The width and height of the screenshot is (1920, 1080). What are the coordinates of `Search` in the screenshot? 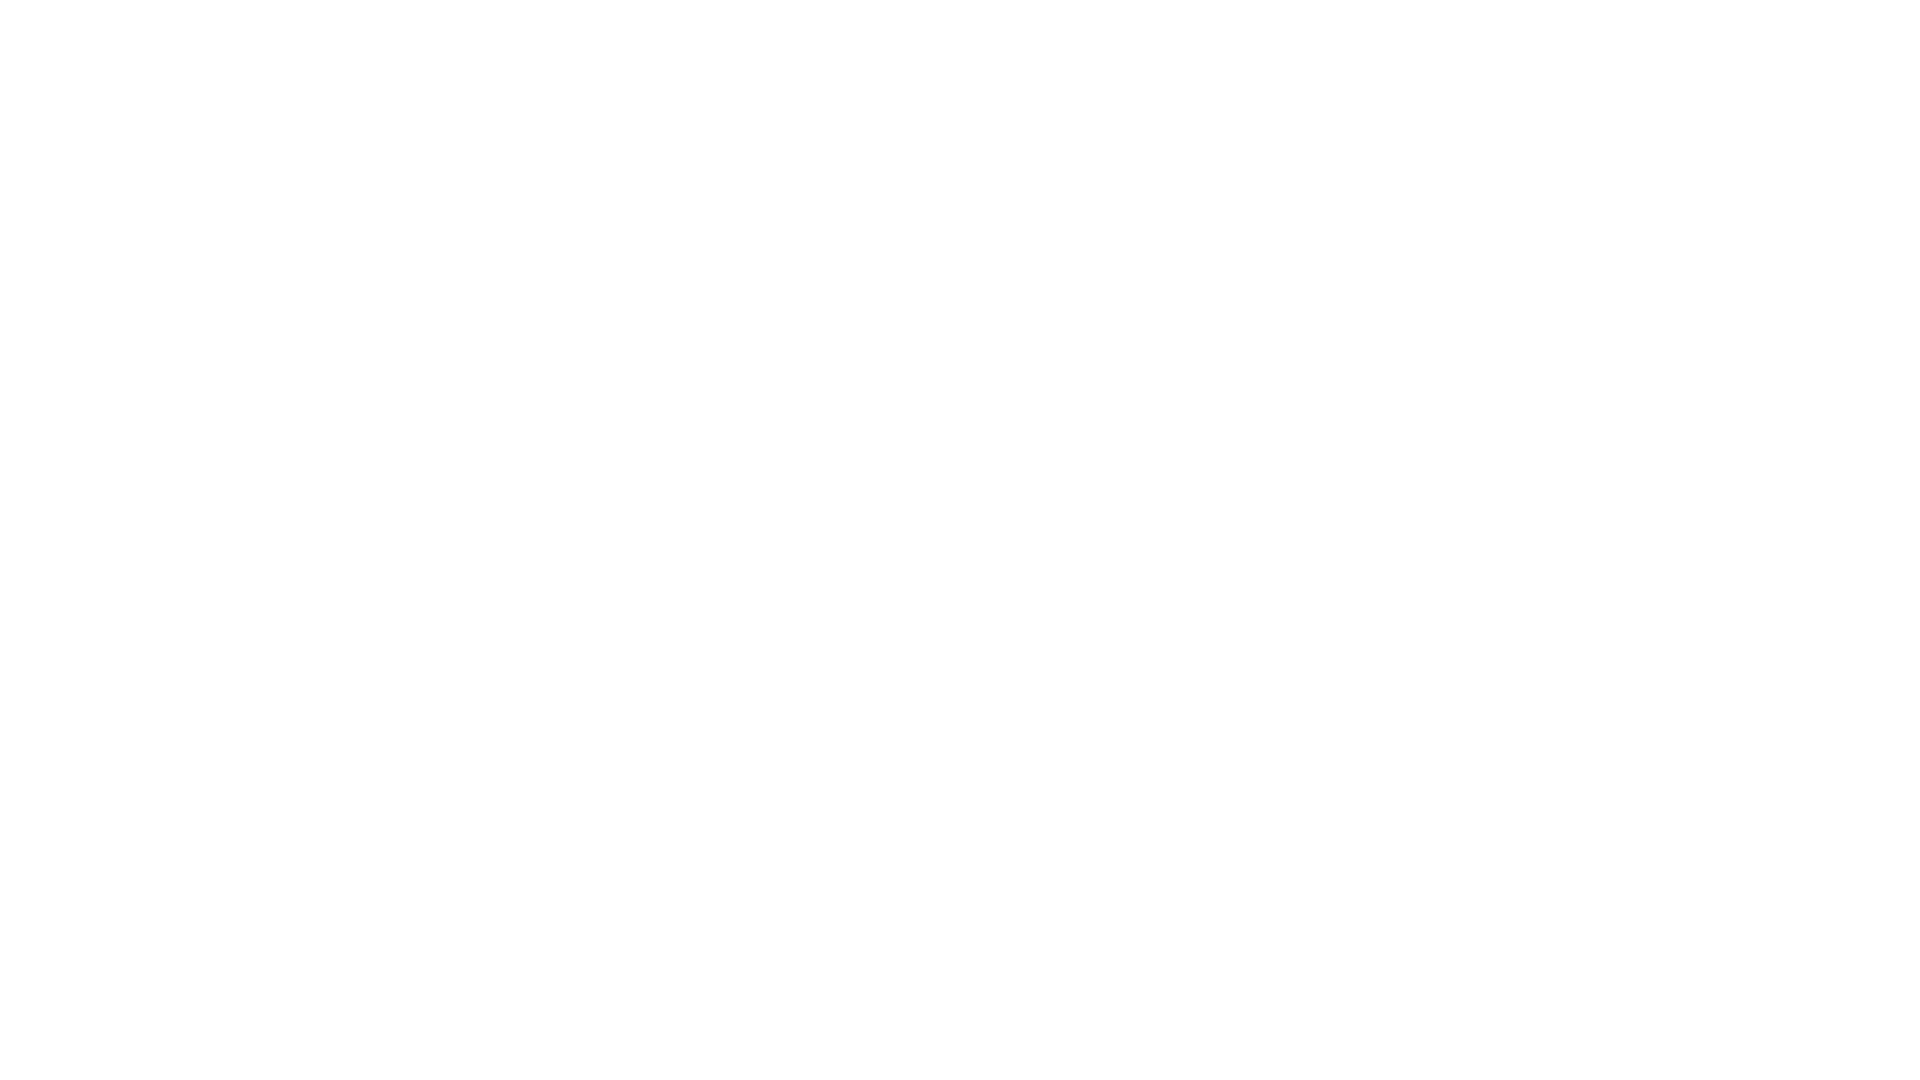 It's located at (1253, 32).